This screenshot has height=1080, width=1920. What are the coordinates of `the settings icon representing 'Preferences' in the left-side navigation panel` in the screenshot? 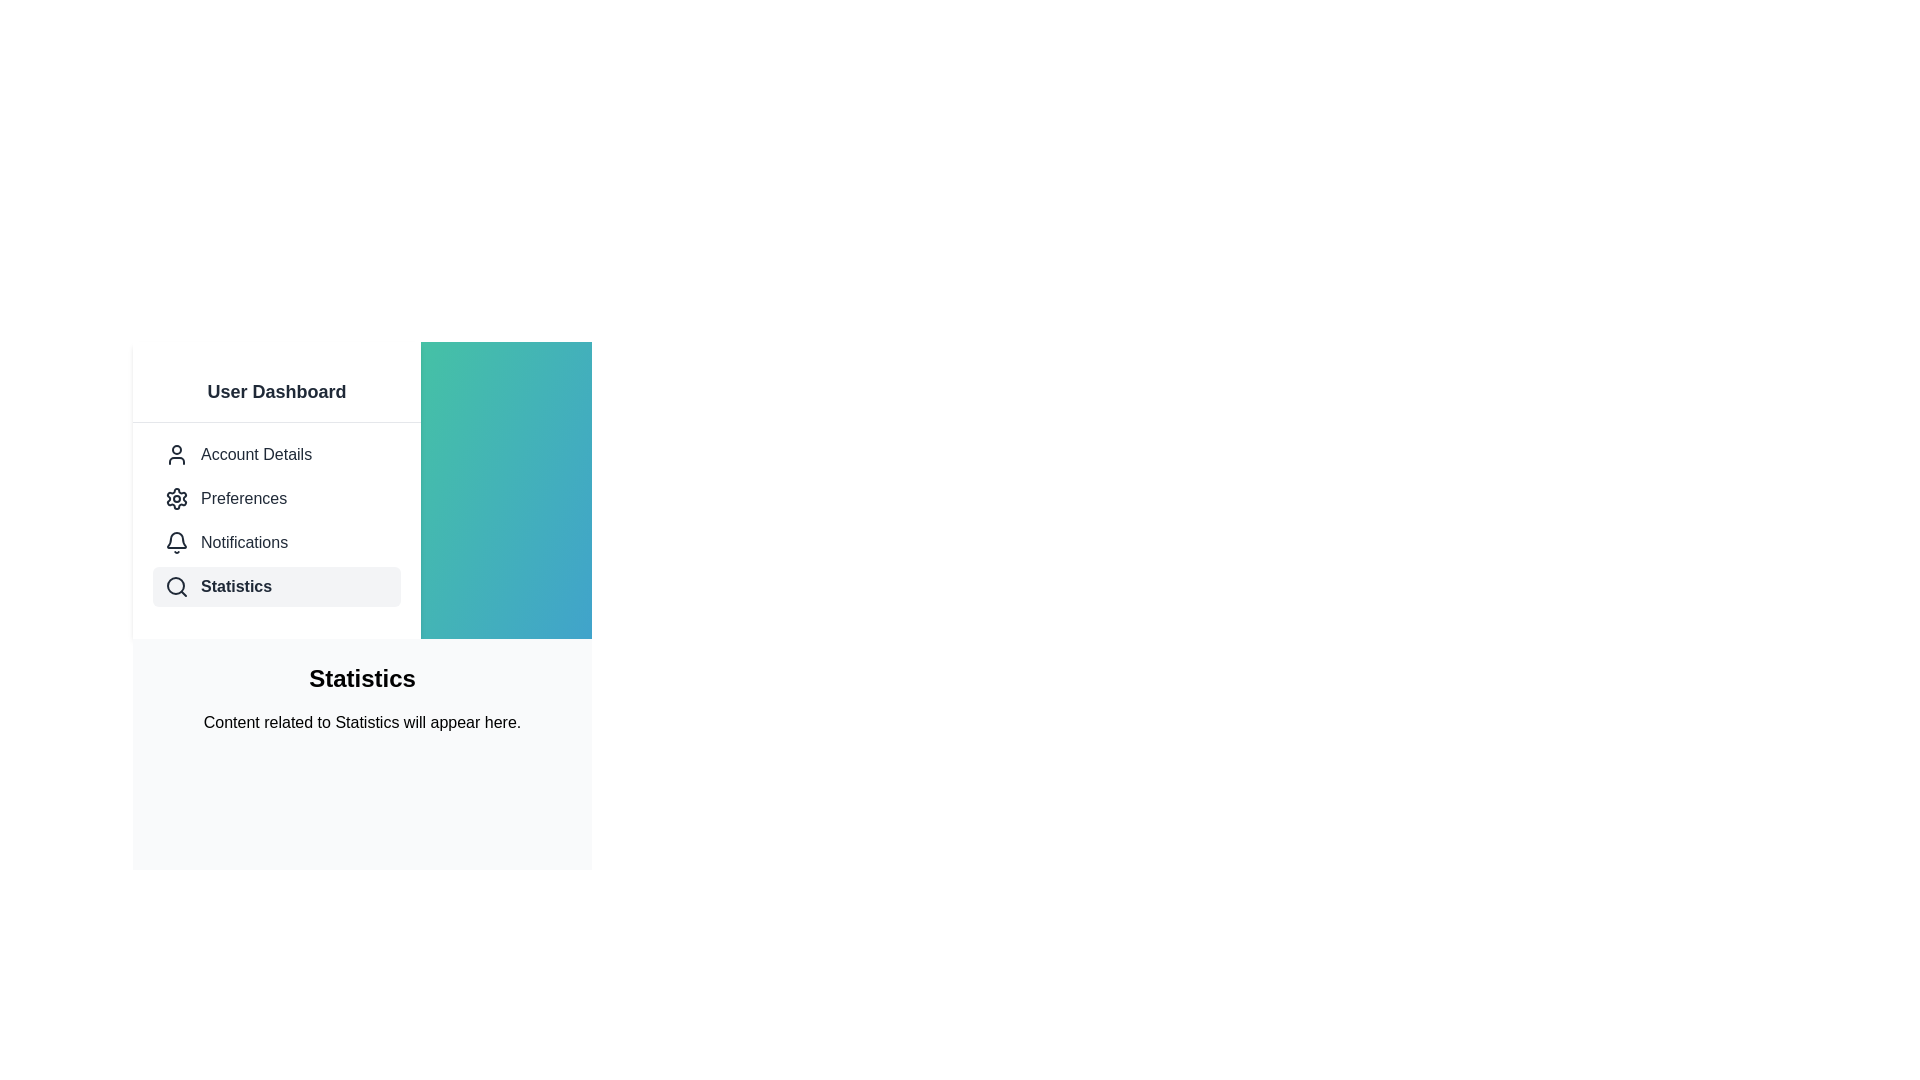 It's located at (177, 497).